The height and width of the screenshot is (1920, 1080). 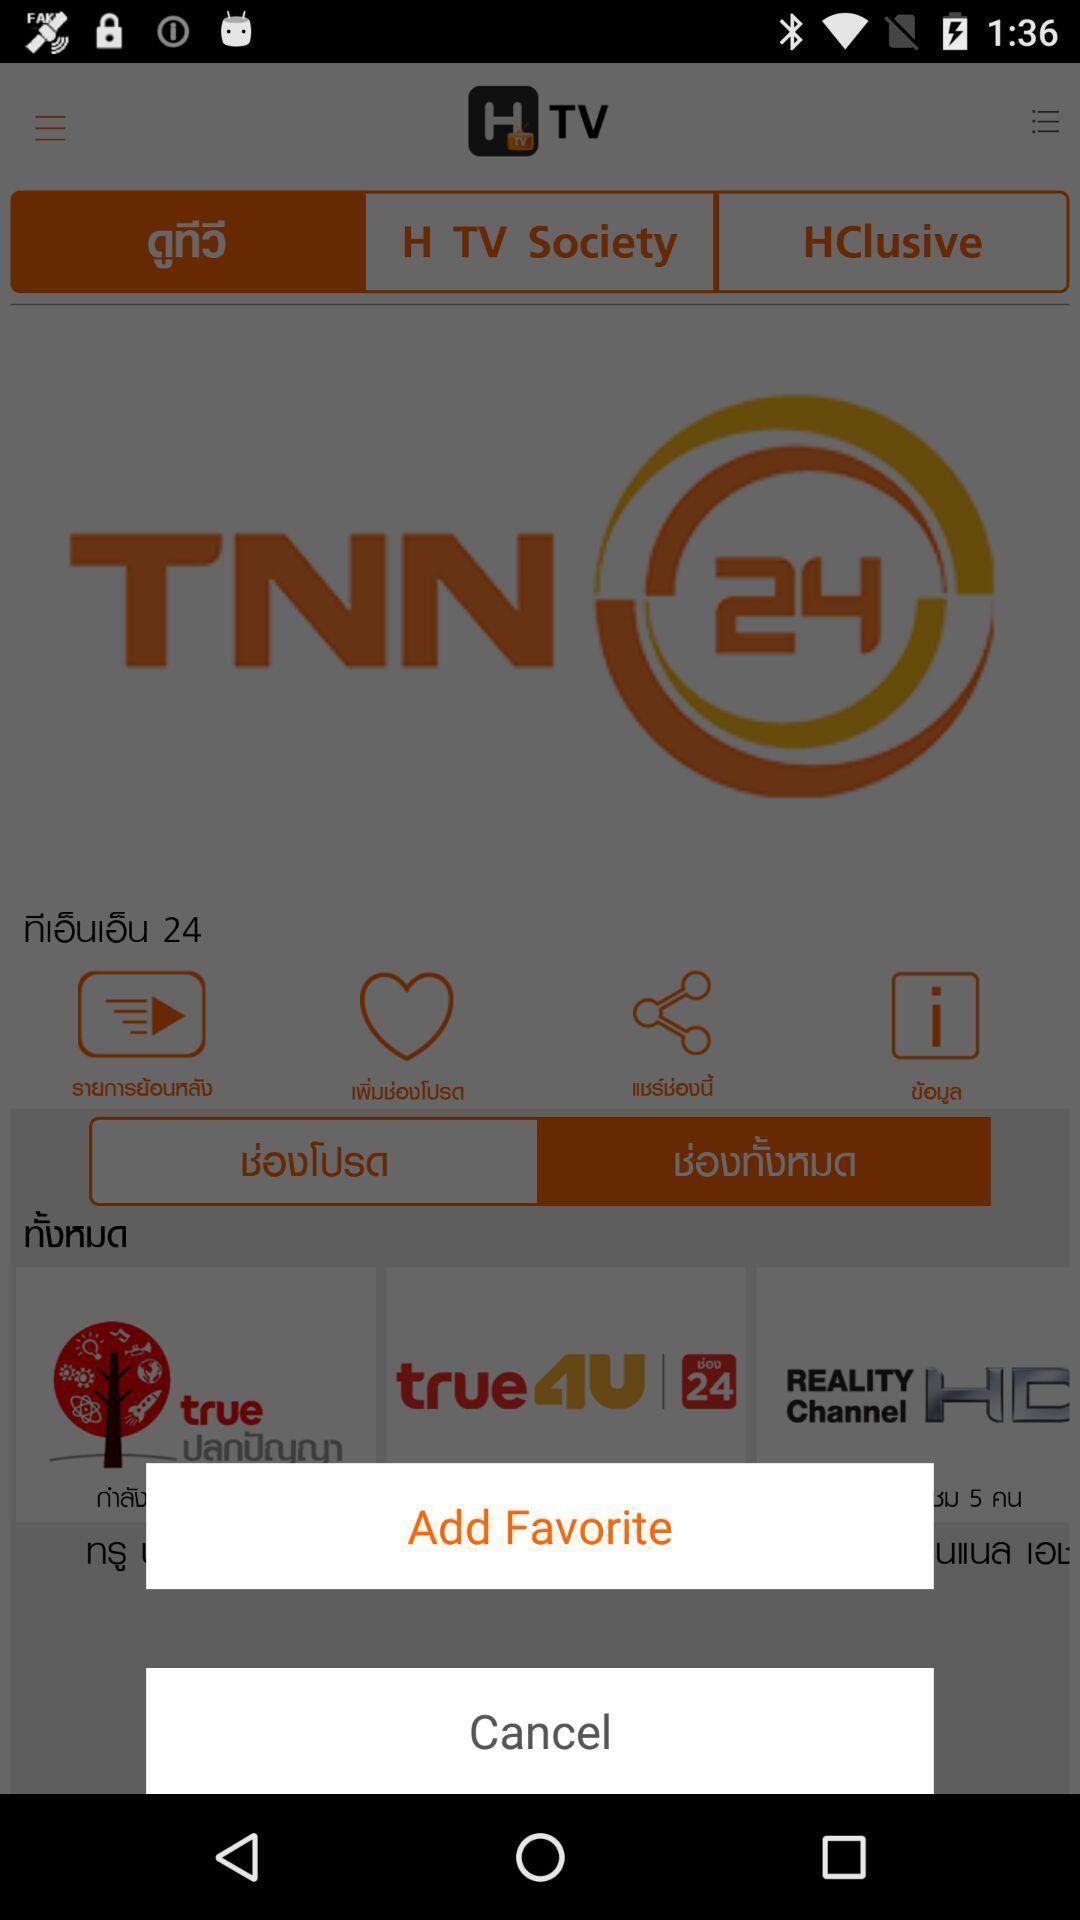 What do you see at coordinates (540, 1730) in the screenshot?
I see `the cancel item` at bounding box center [540, 1730].